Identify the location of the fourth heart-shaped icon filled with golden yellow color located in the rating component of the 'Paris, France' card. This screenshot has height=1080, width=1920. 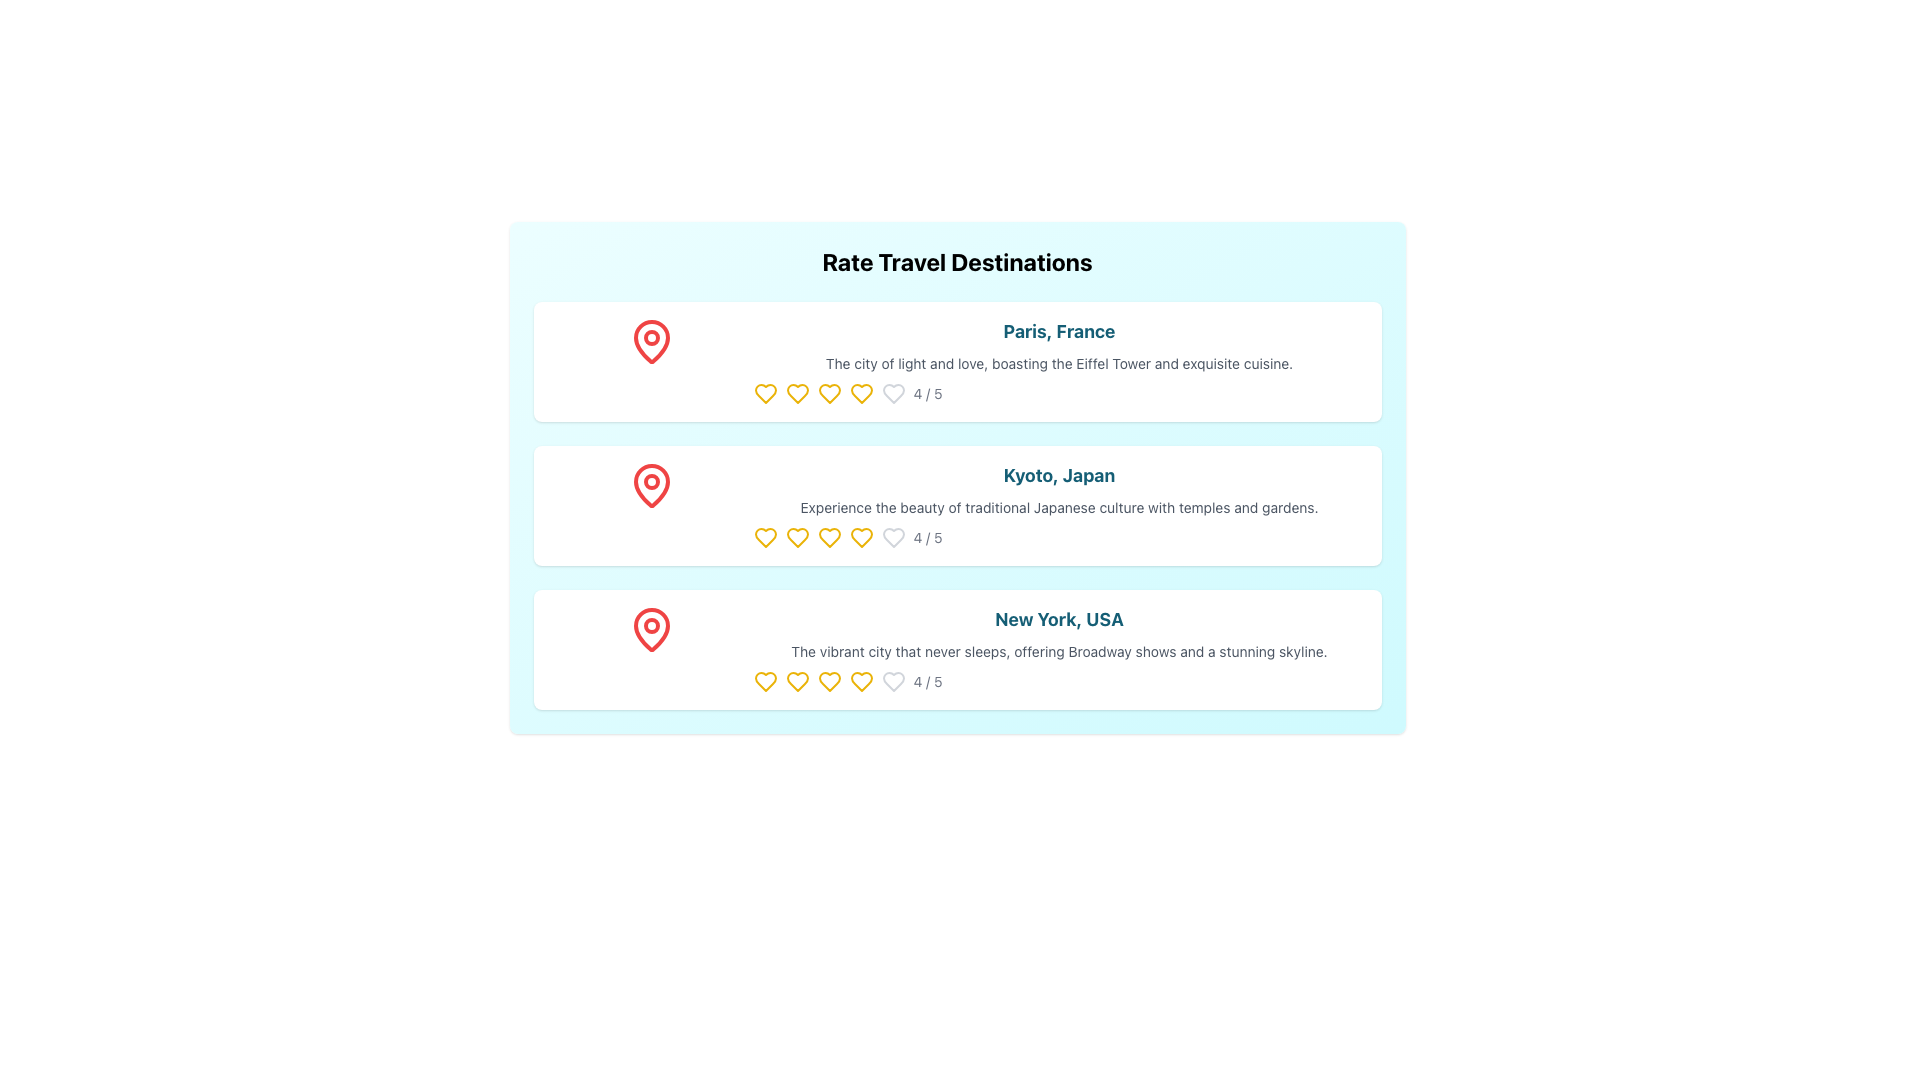
(861, 393).